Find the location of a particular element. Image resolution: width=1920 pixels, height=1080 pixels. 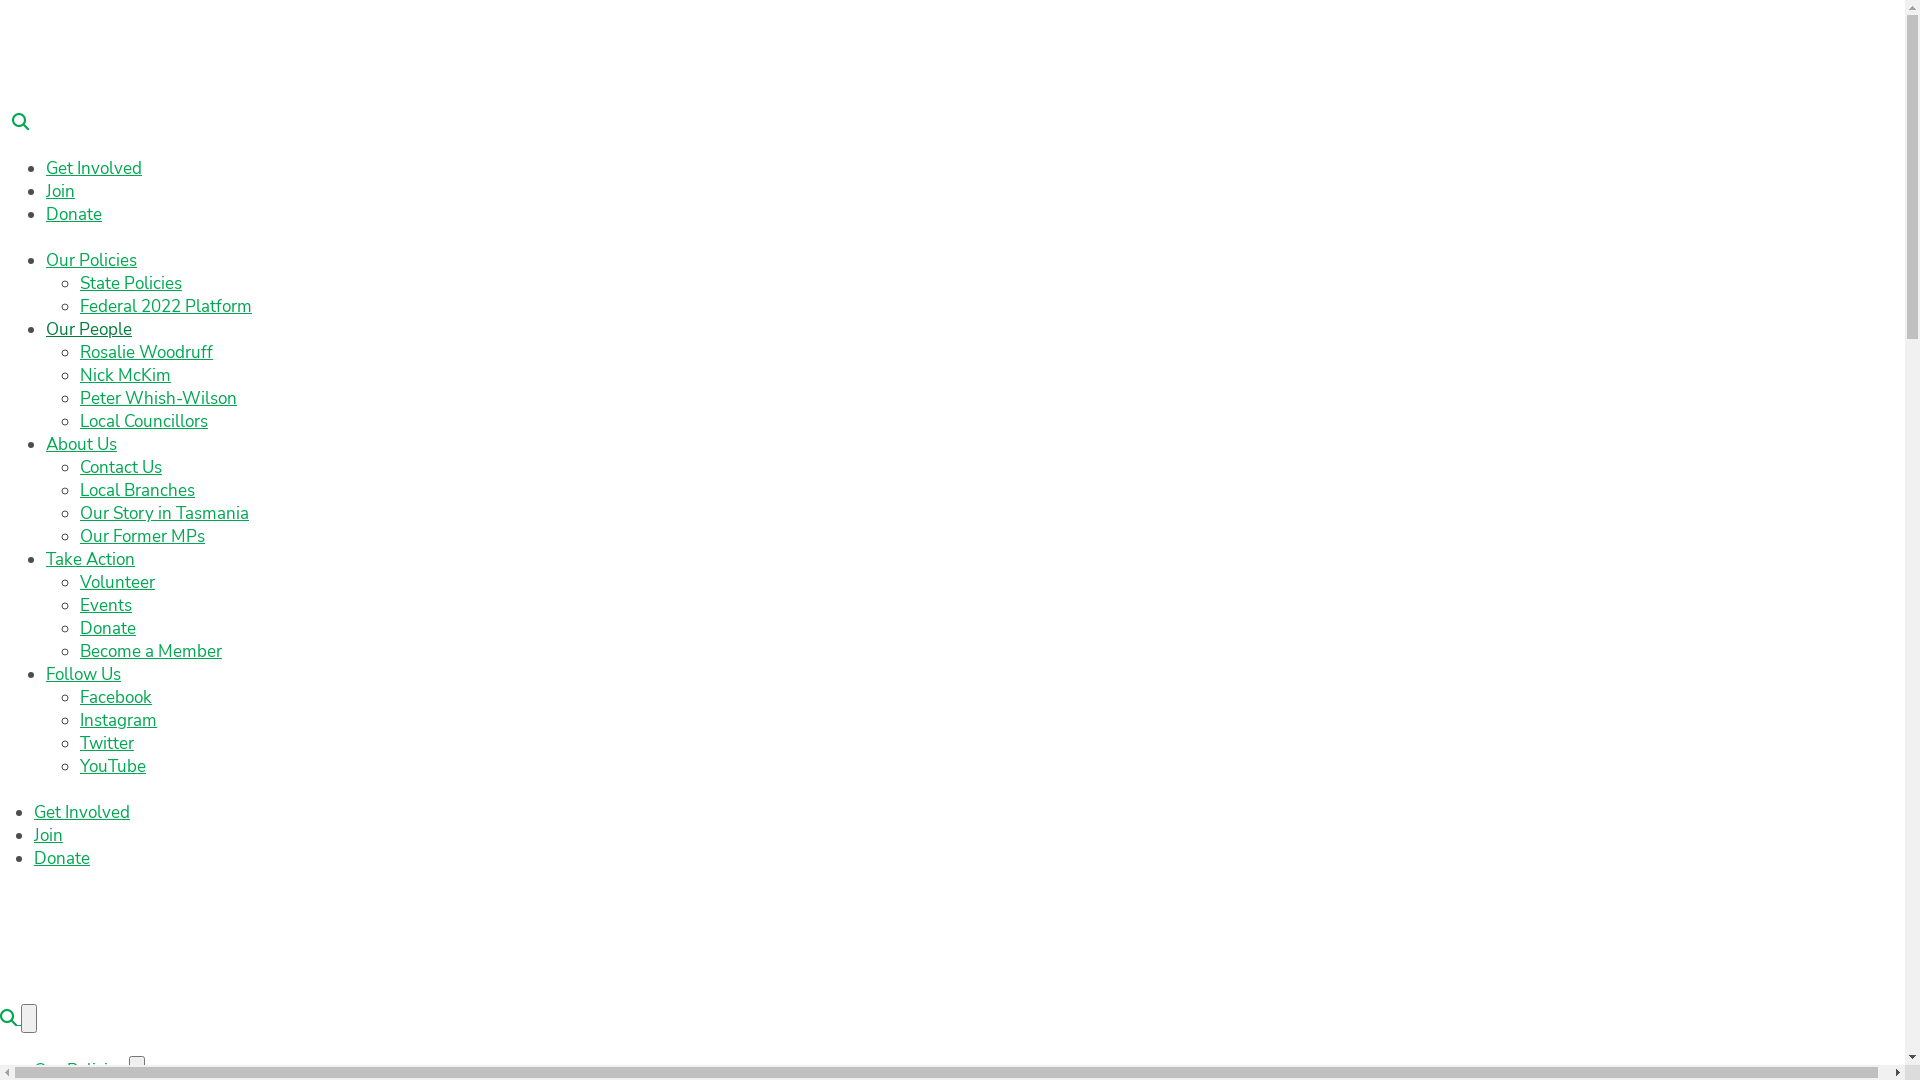

'Skip to main content' is located at coordinates (0, 0).